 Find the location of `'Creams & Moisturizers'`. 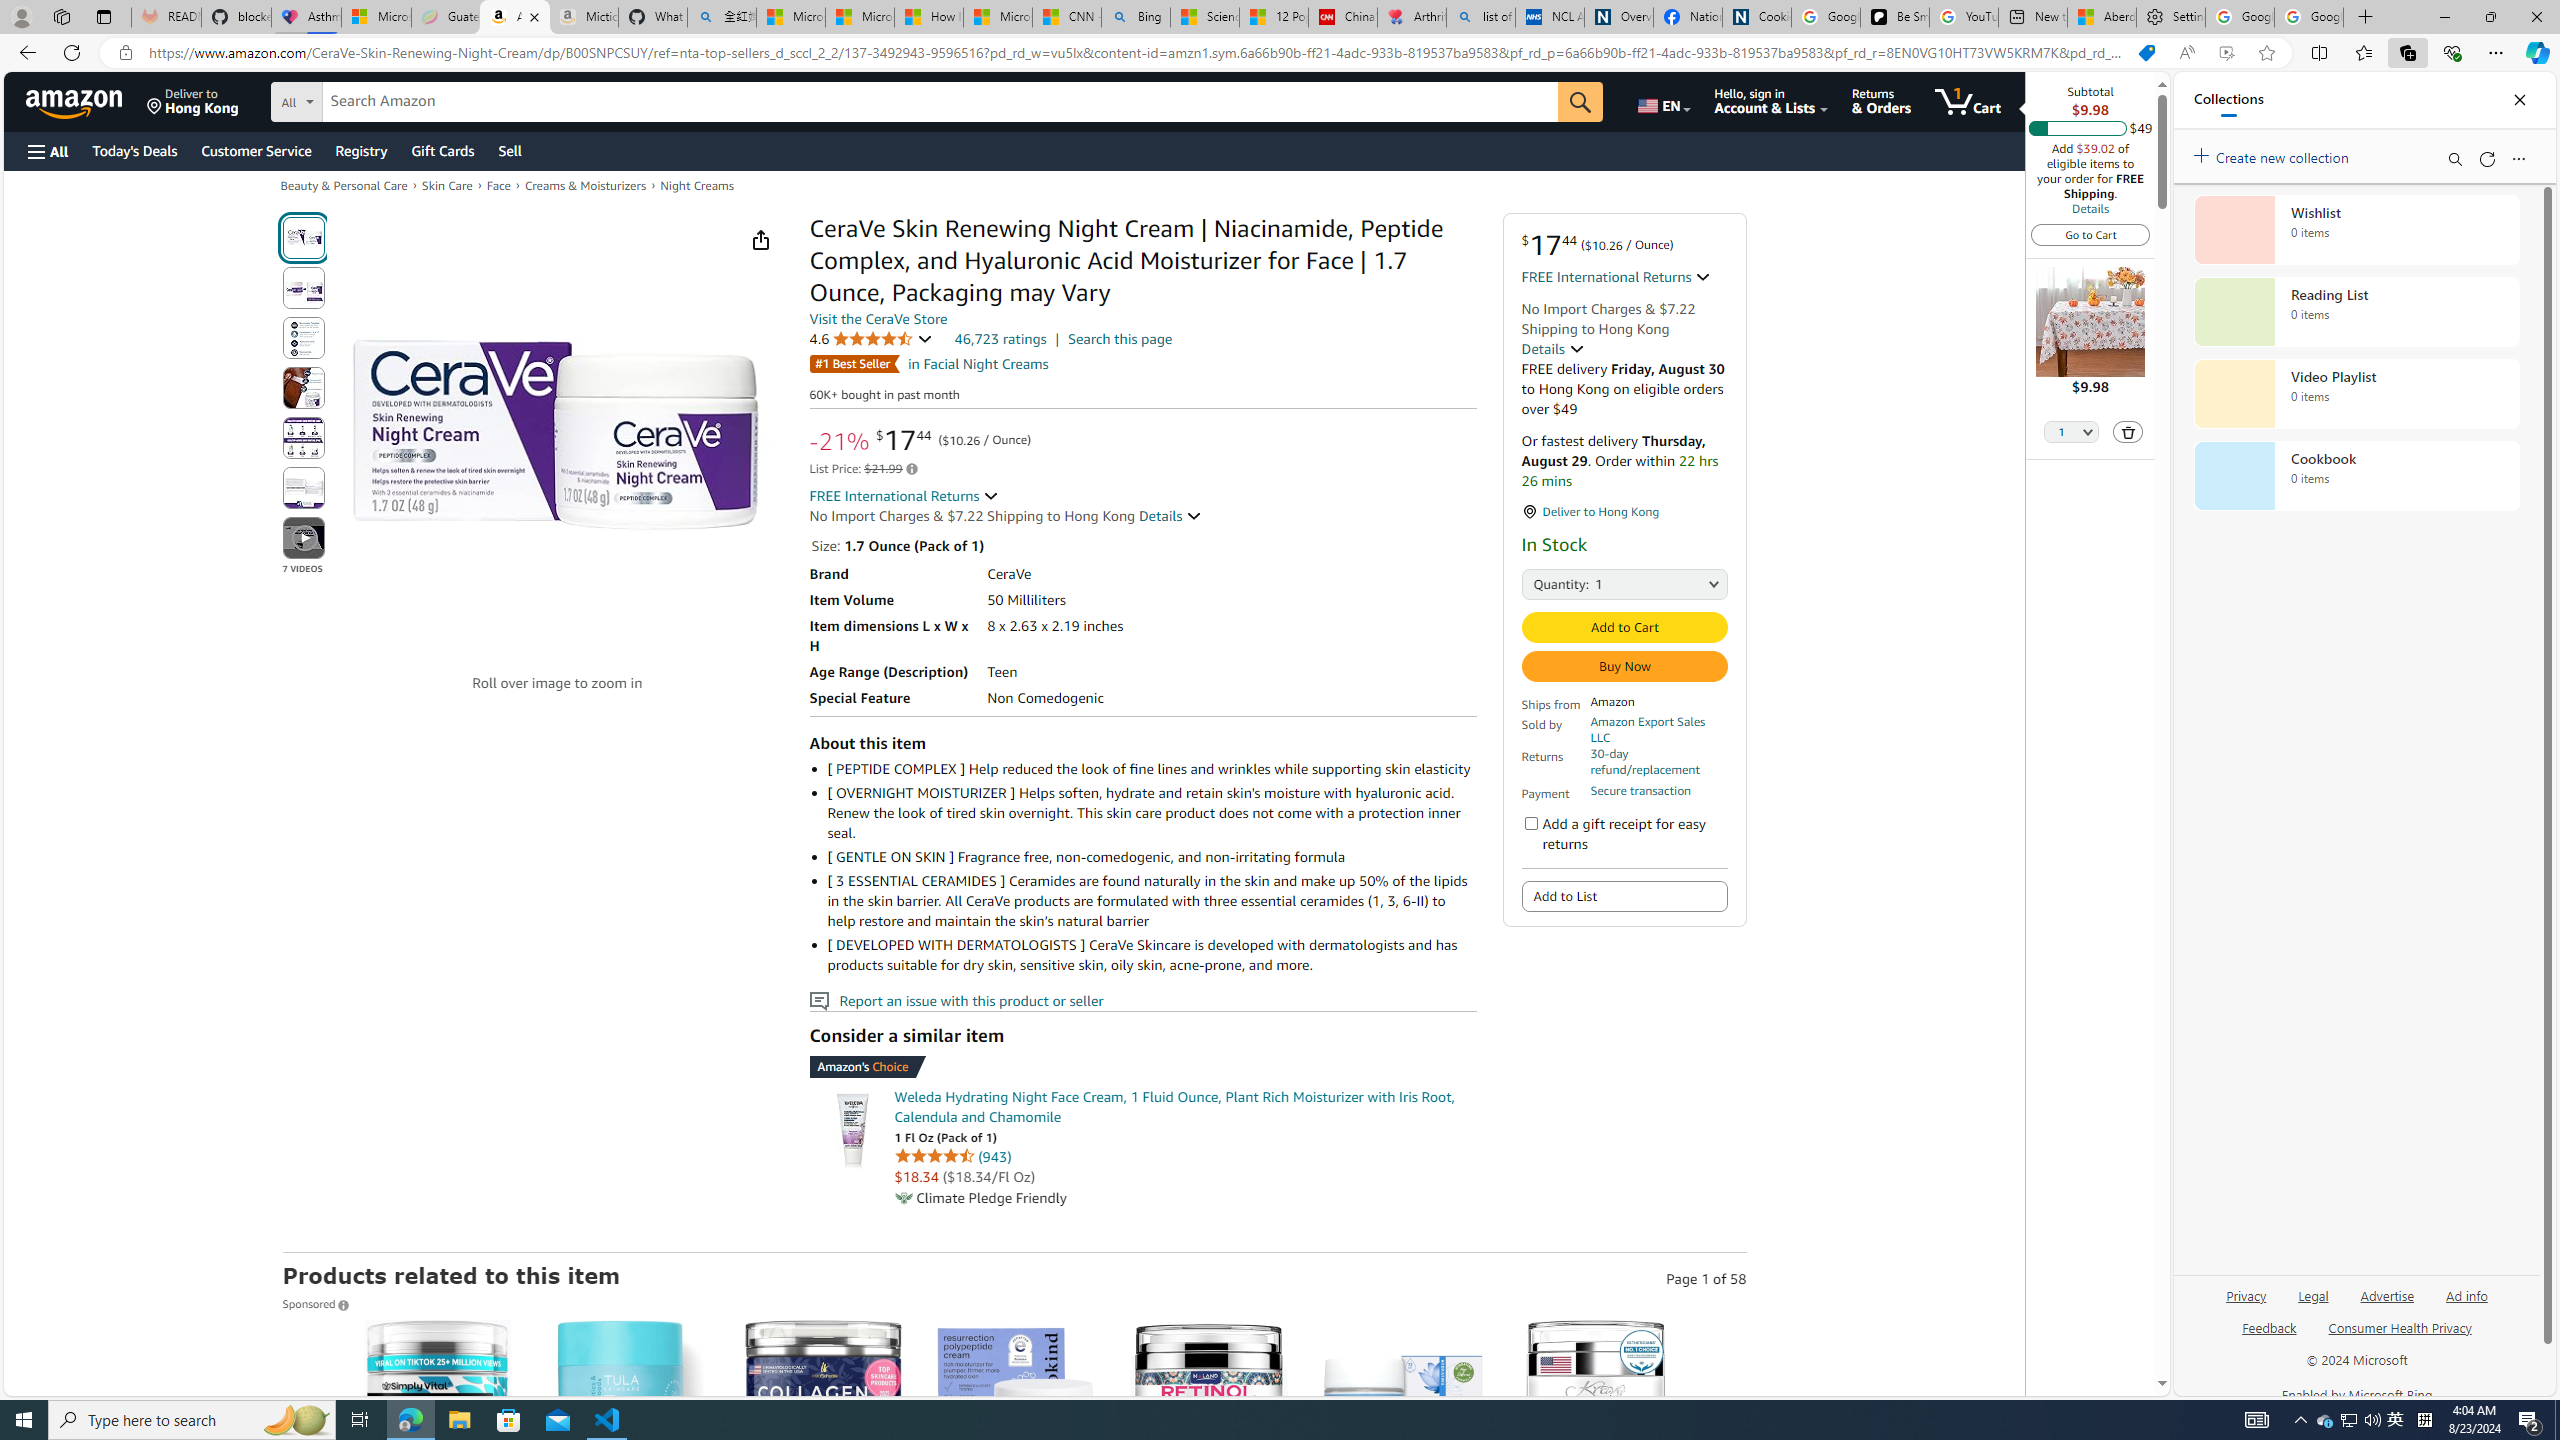

'Creams & Moisturizers' is located at coordinates (586, 184).